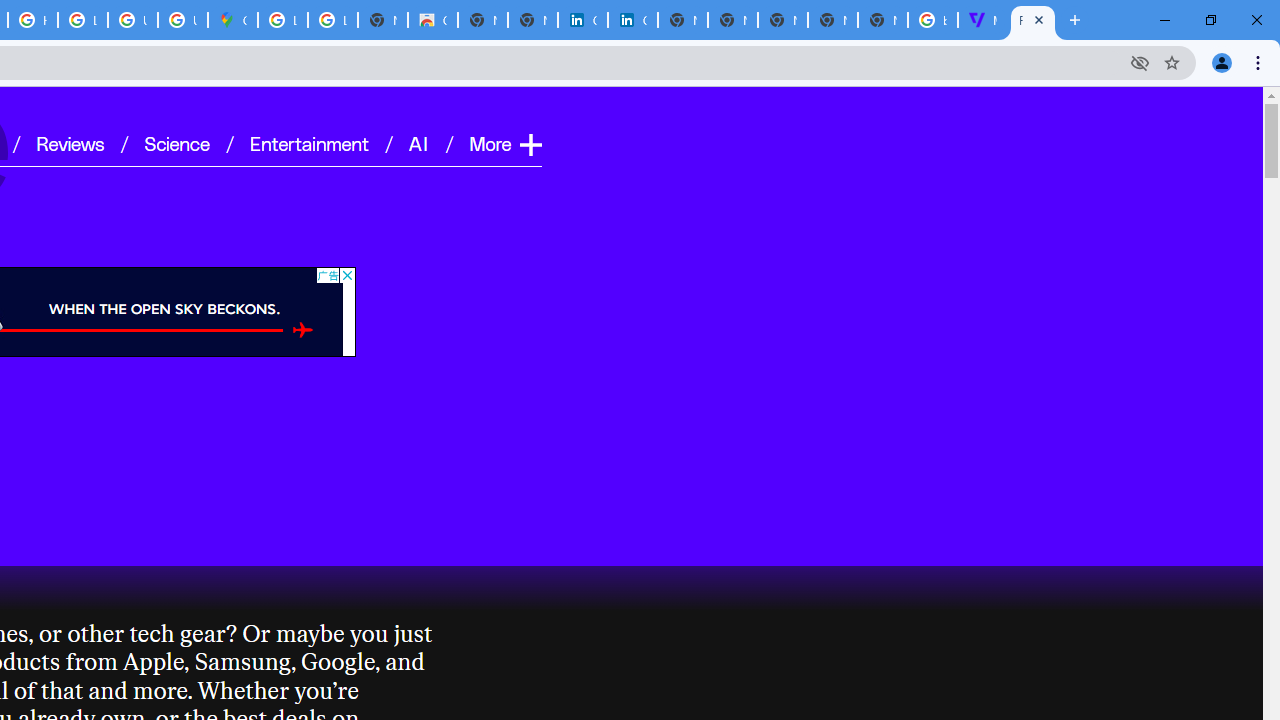  What do you see at coordinates (176, 141) in the screenshot?
I see `'Science'` at bounding box center [176, 141].